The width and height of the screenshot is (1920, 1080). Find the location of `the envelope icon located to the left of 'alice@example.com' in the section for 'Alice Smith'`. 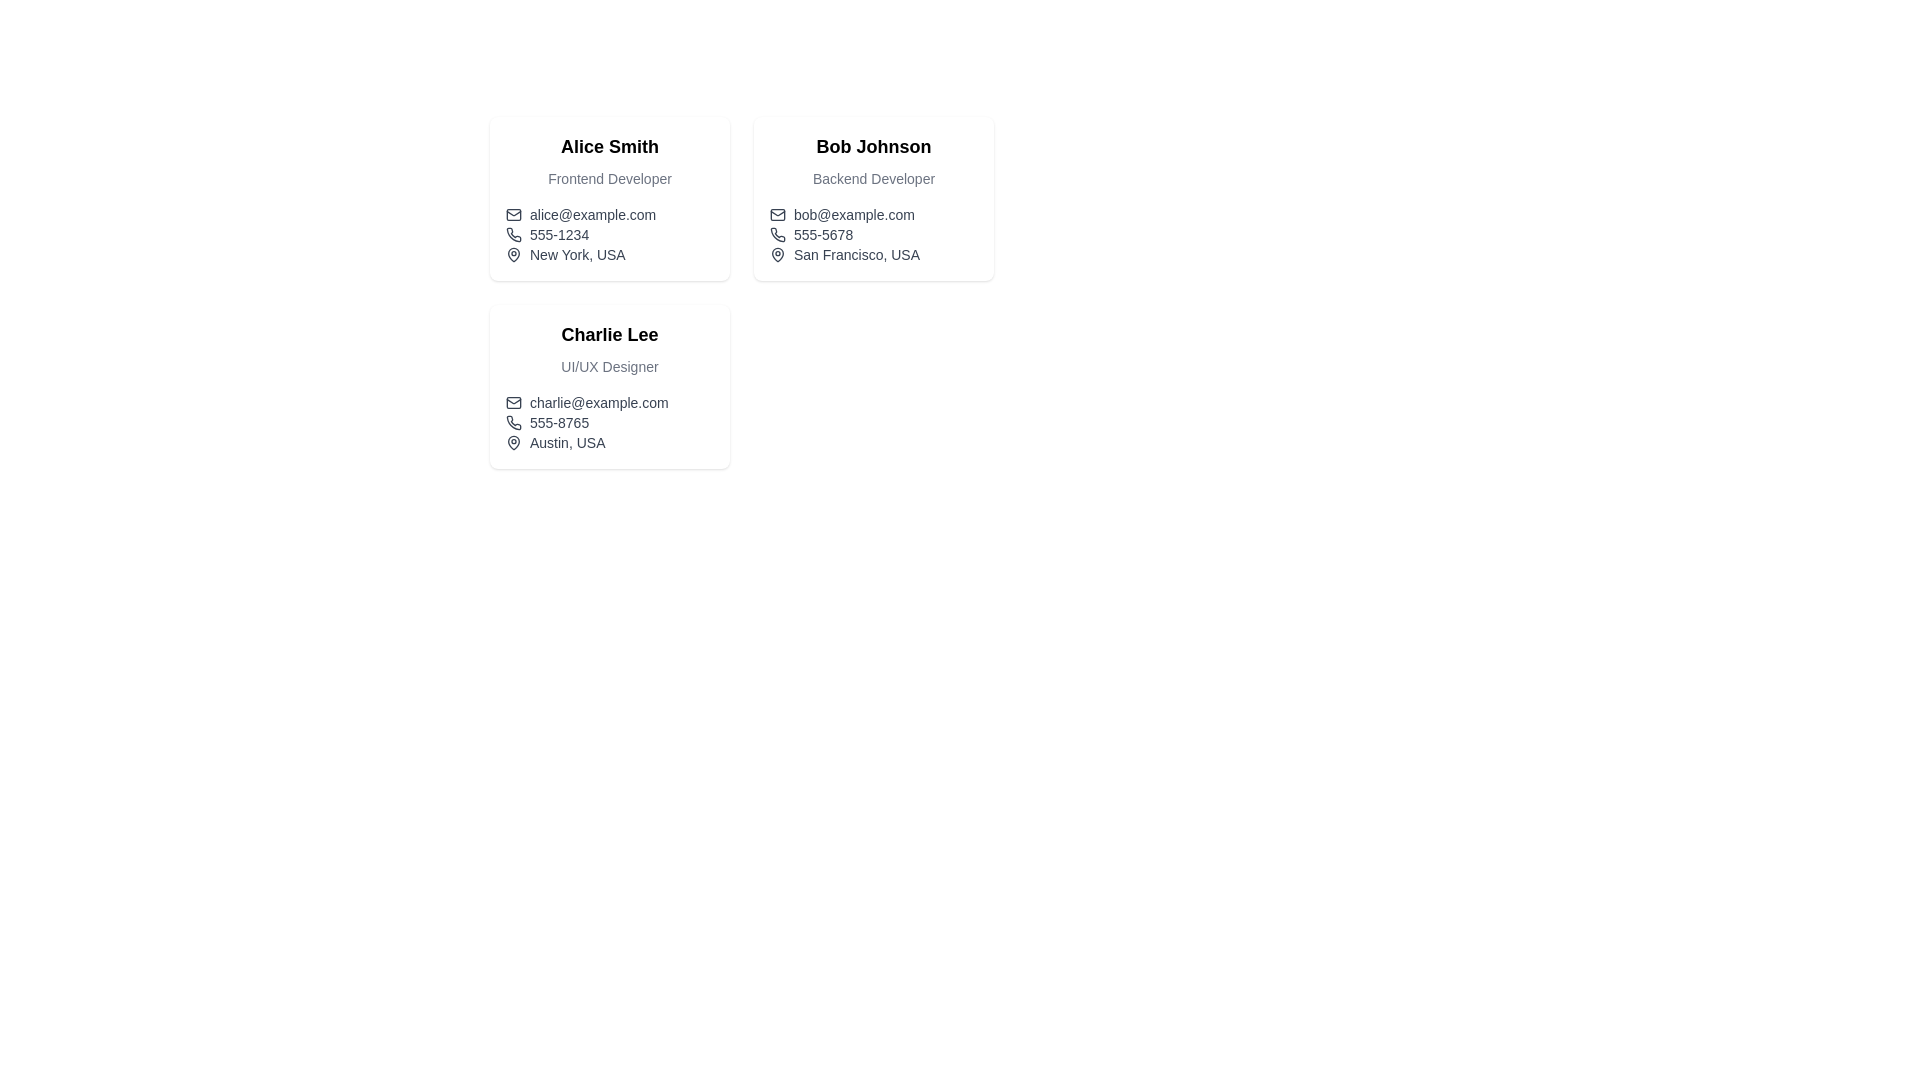

the envelope icon located to the left of 'alice@example.com' in the section for 'Alice Smith' is located at coordinates (513, 215).